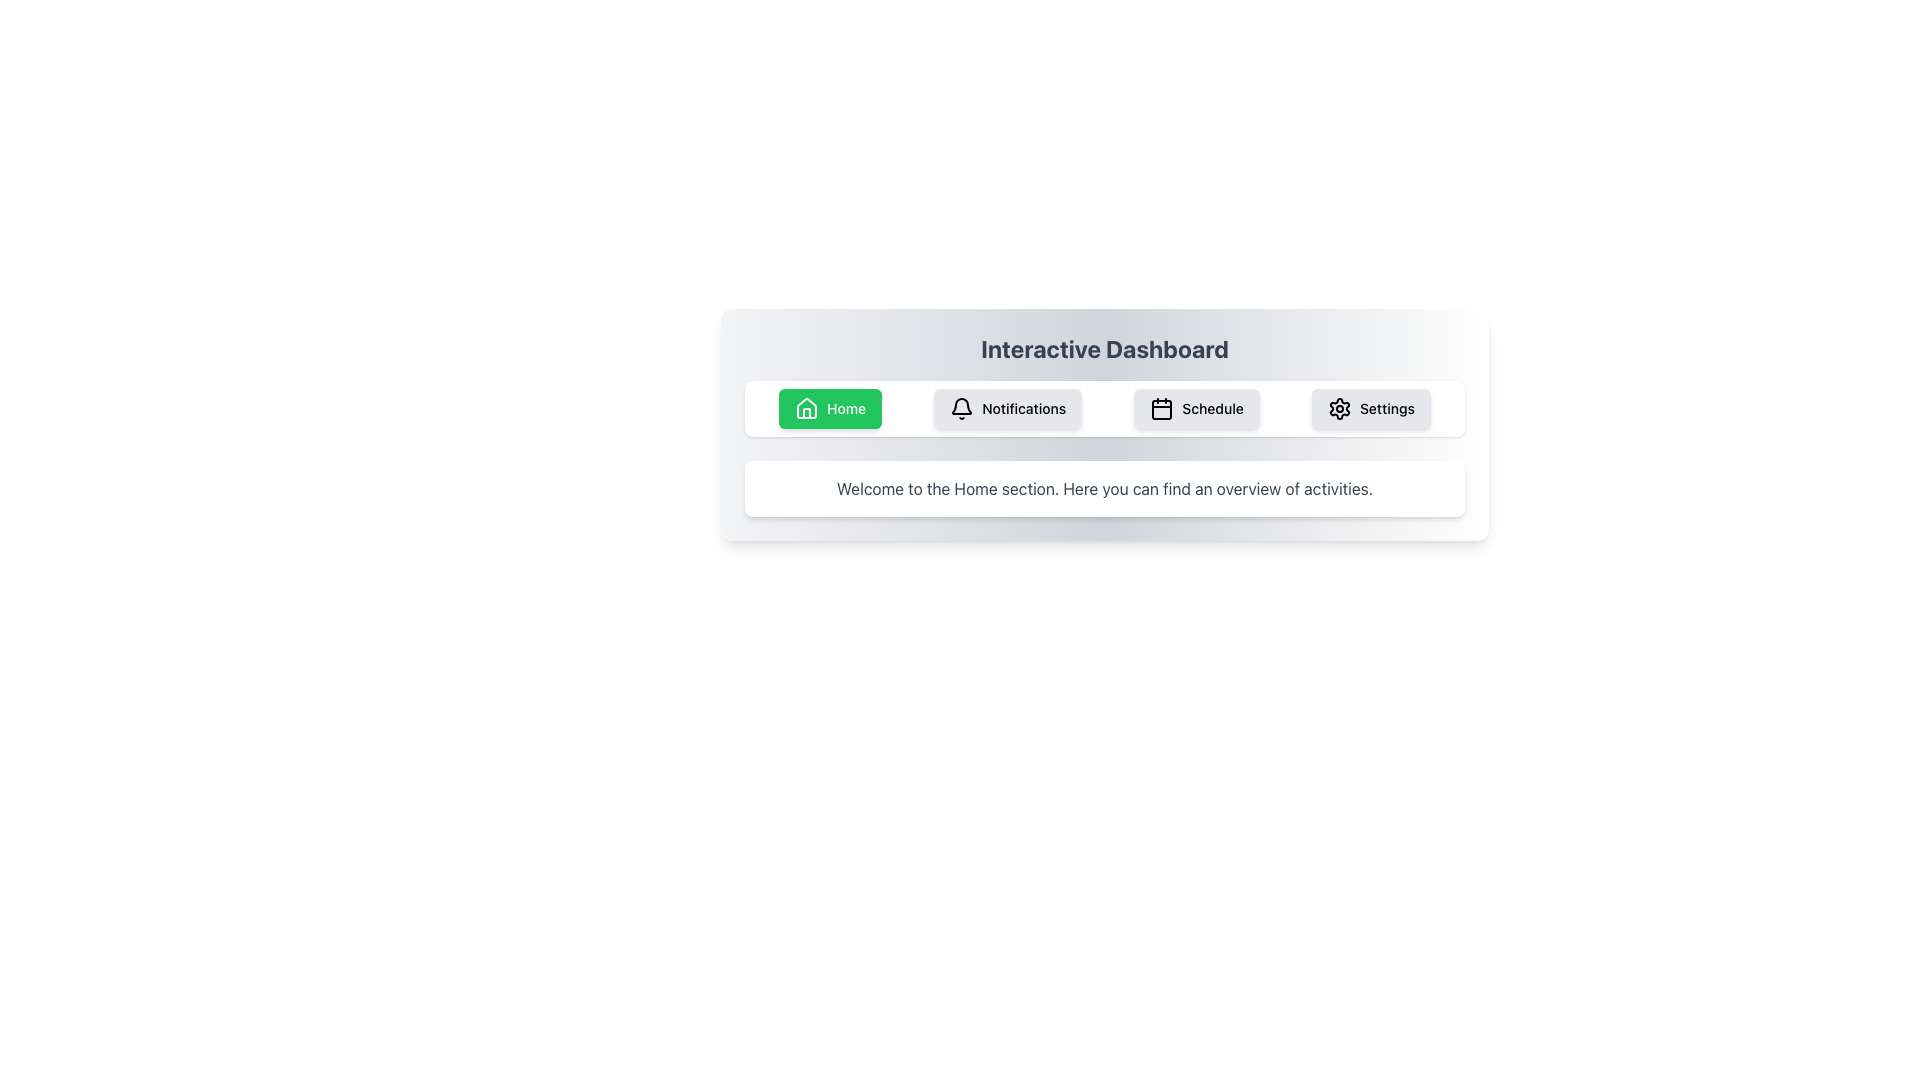 The width and height of the screenshot is (1920, 1080). Describe the element at coordinates (1103, 347) in the screenshot. I see `the title text element located at the top-center of the interface` at that location.